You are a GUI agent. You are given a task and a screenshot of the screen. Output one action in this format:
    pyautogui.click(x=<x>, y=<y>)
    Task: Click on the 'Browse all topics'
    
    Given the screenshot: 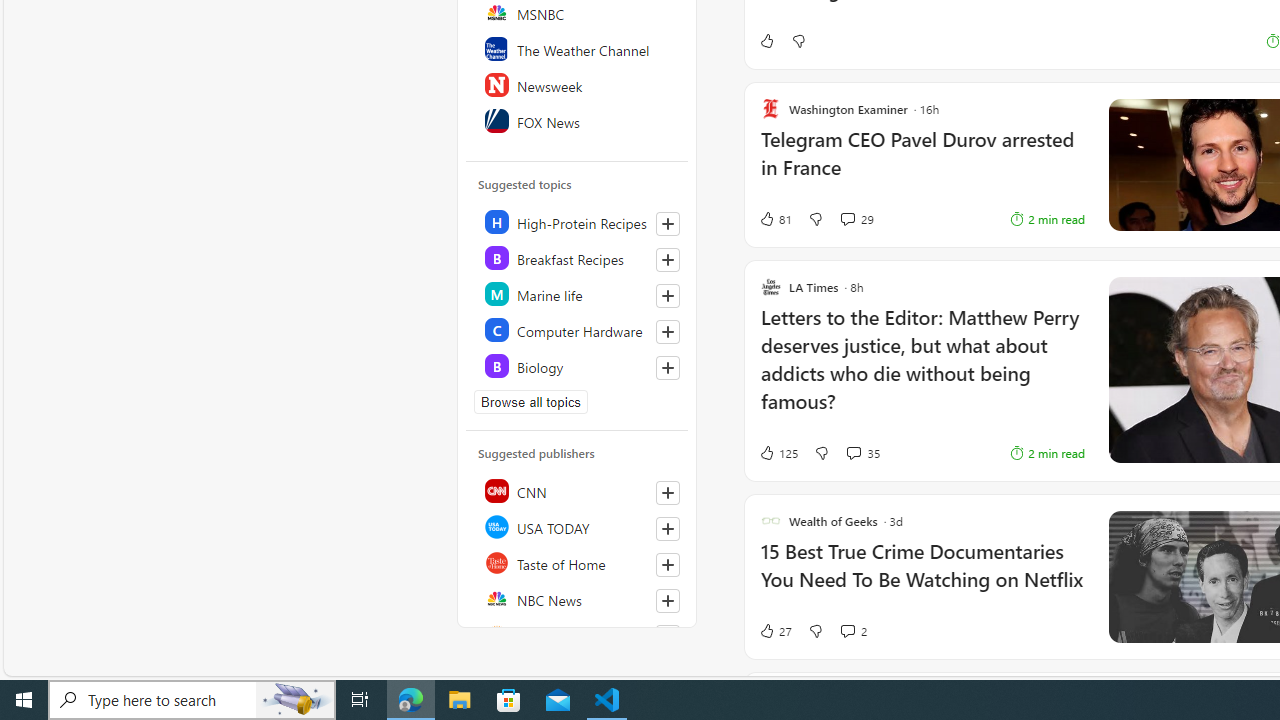 What is the action you would take?
    pyautogui.click(x=531, y=402)
    